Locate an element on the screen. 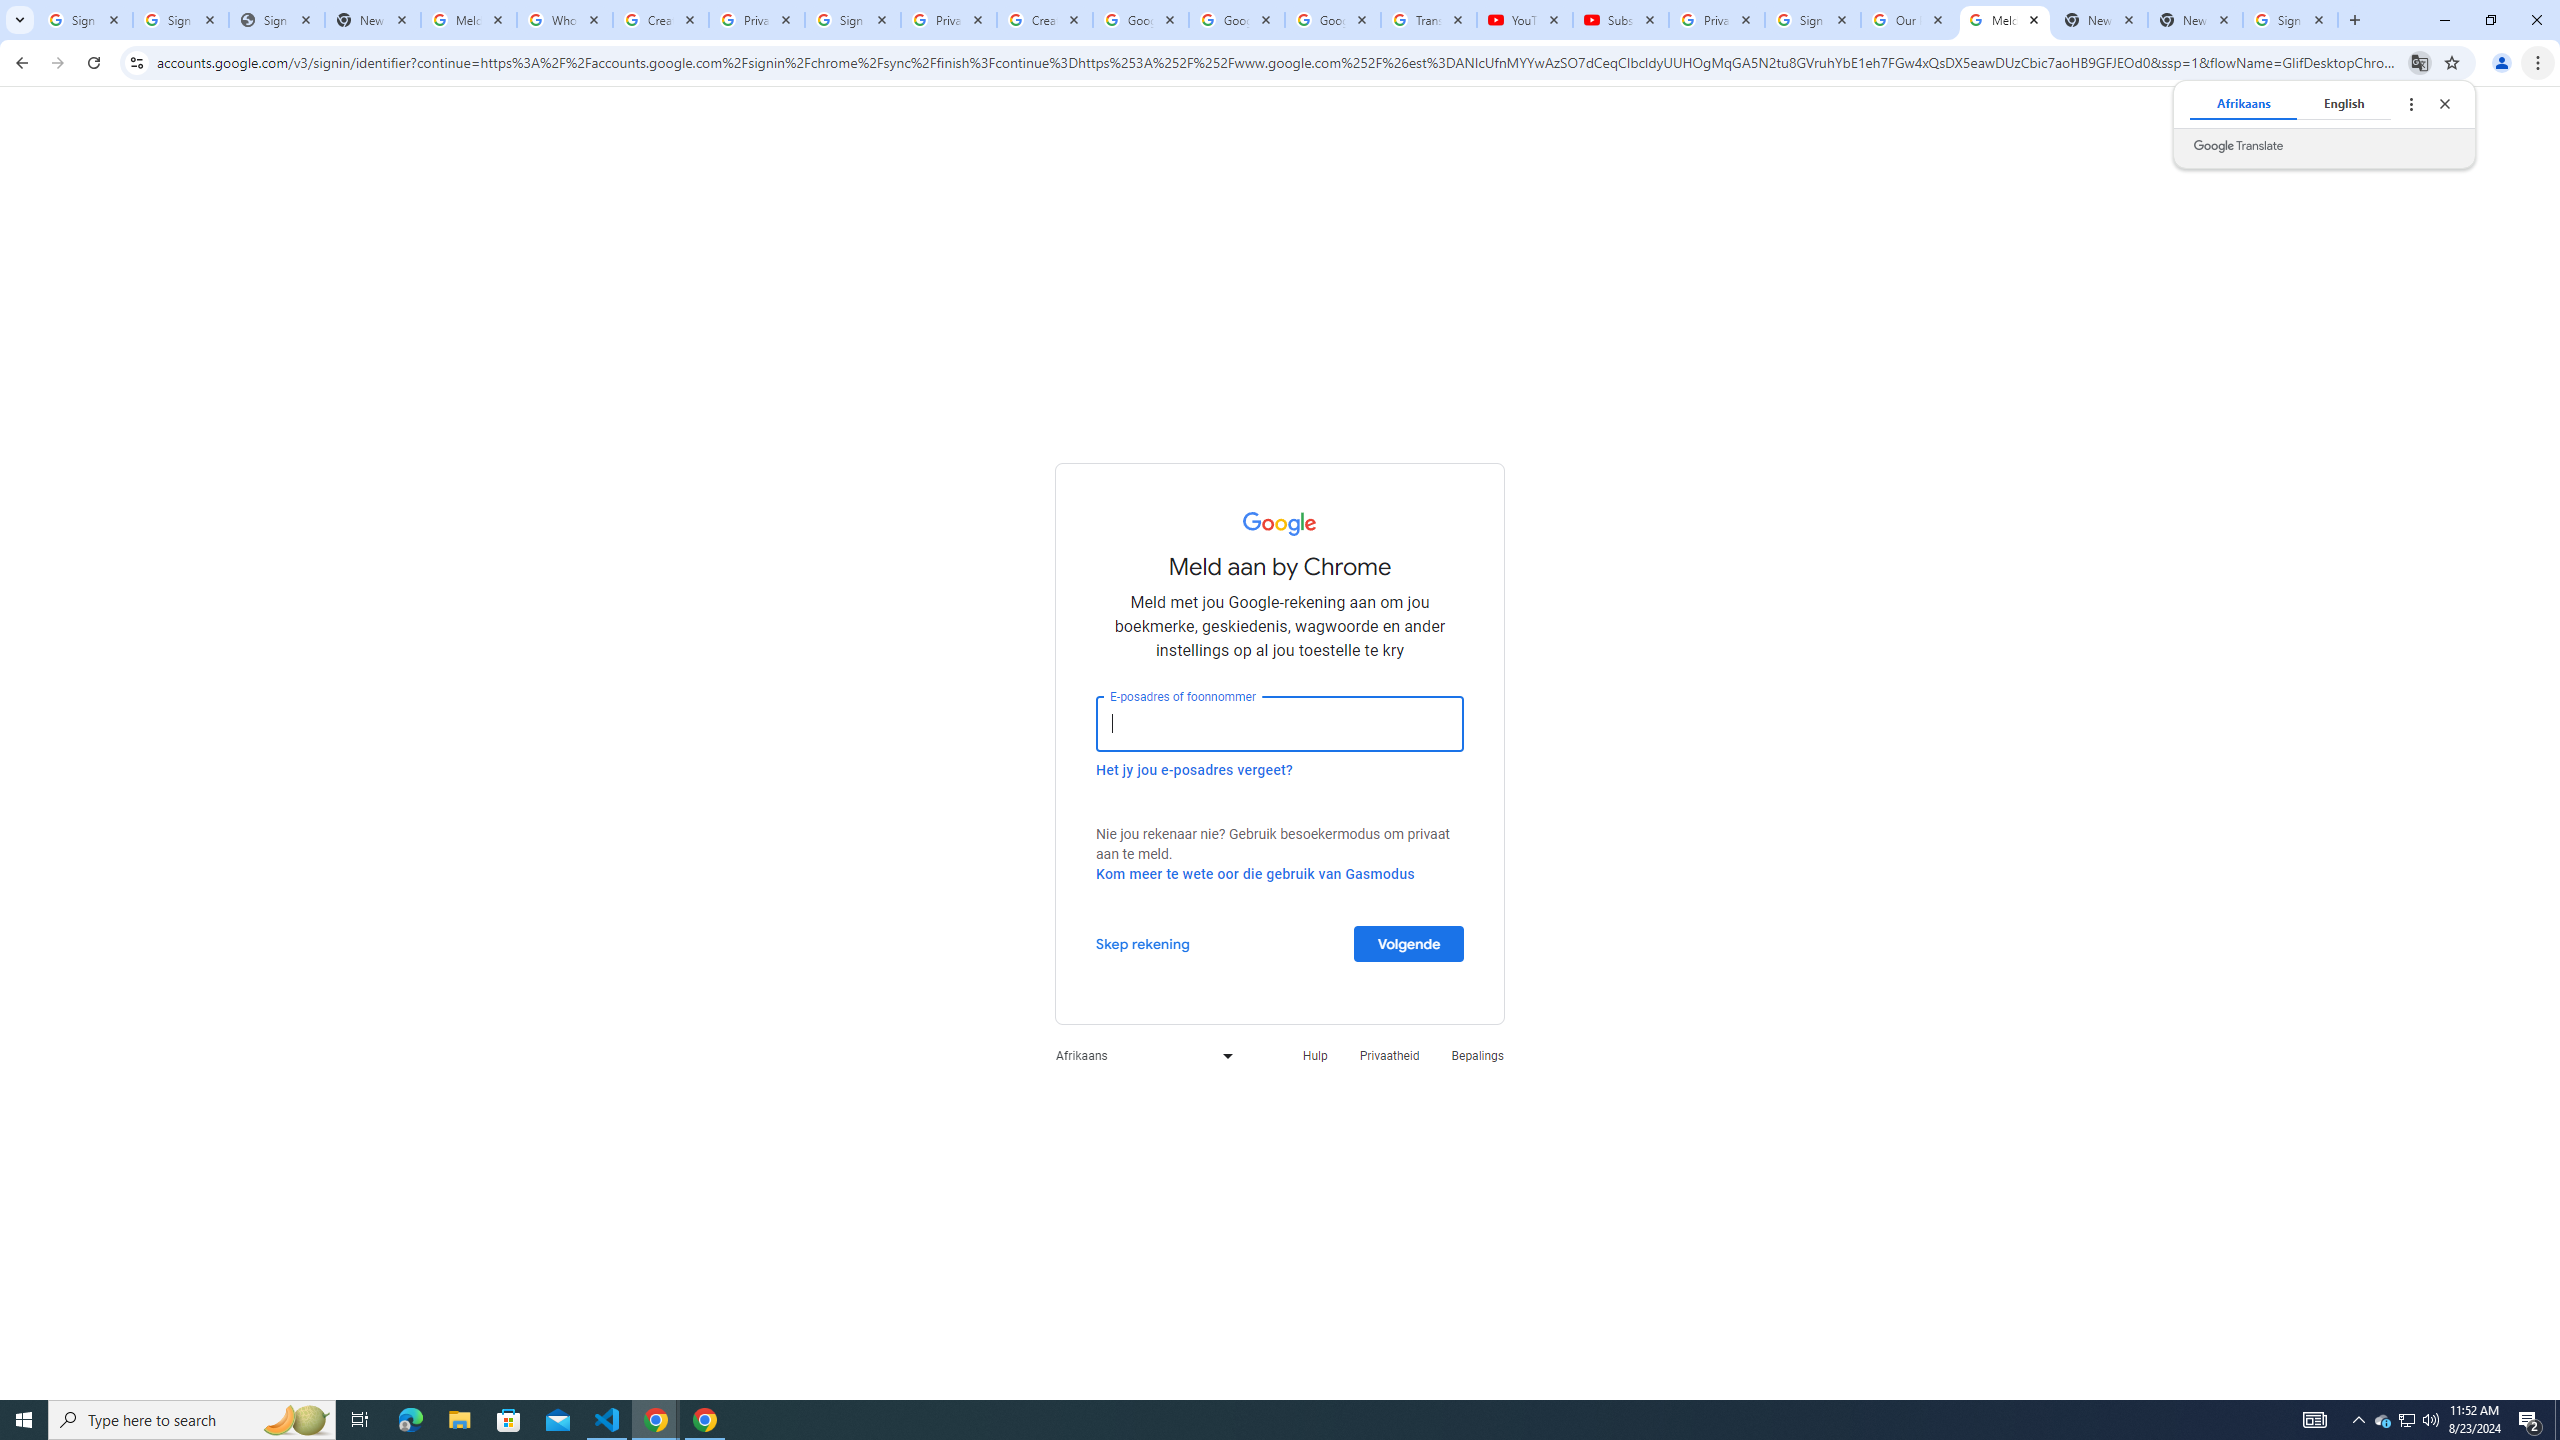 The width and height of the screenshot is (2560, 1440). 'Kom meer te wete oor die gebruik van Gasmodus' is located at coordinates (1255, 873).